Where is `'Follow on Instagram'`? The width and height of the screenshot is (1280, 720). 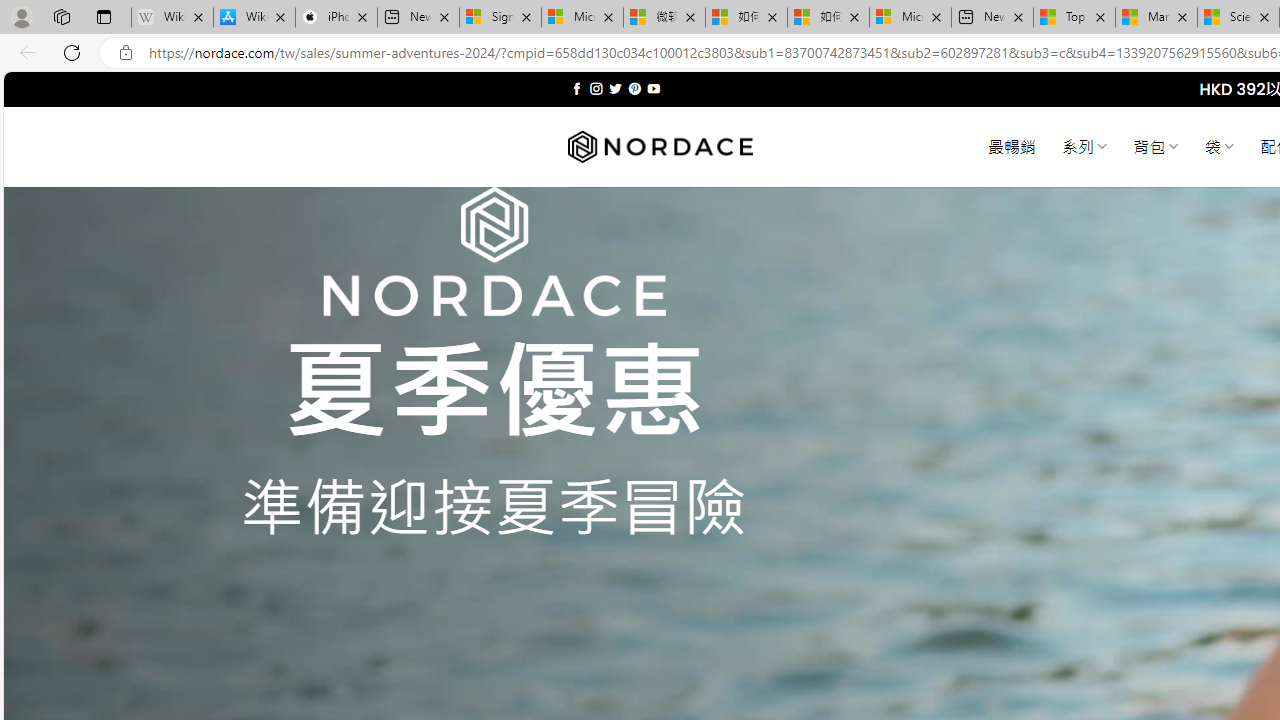 'Follow on Instagram' is located at coordinates (595, 88).